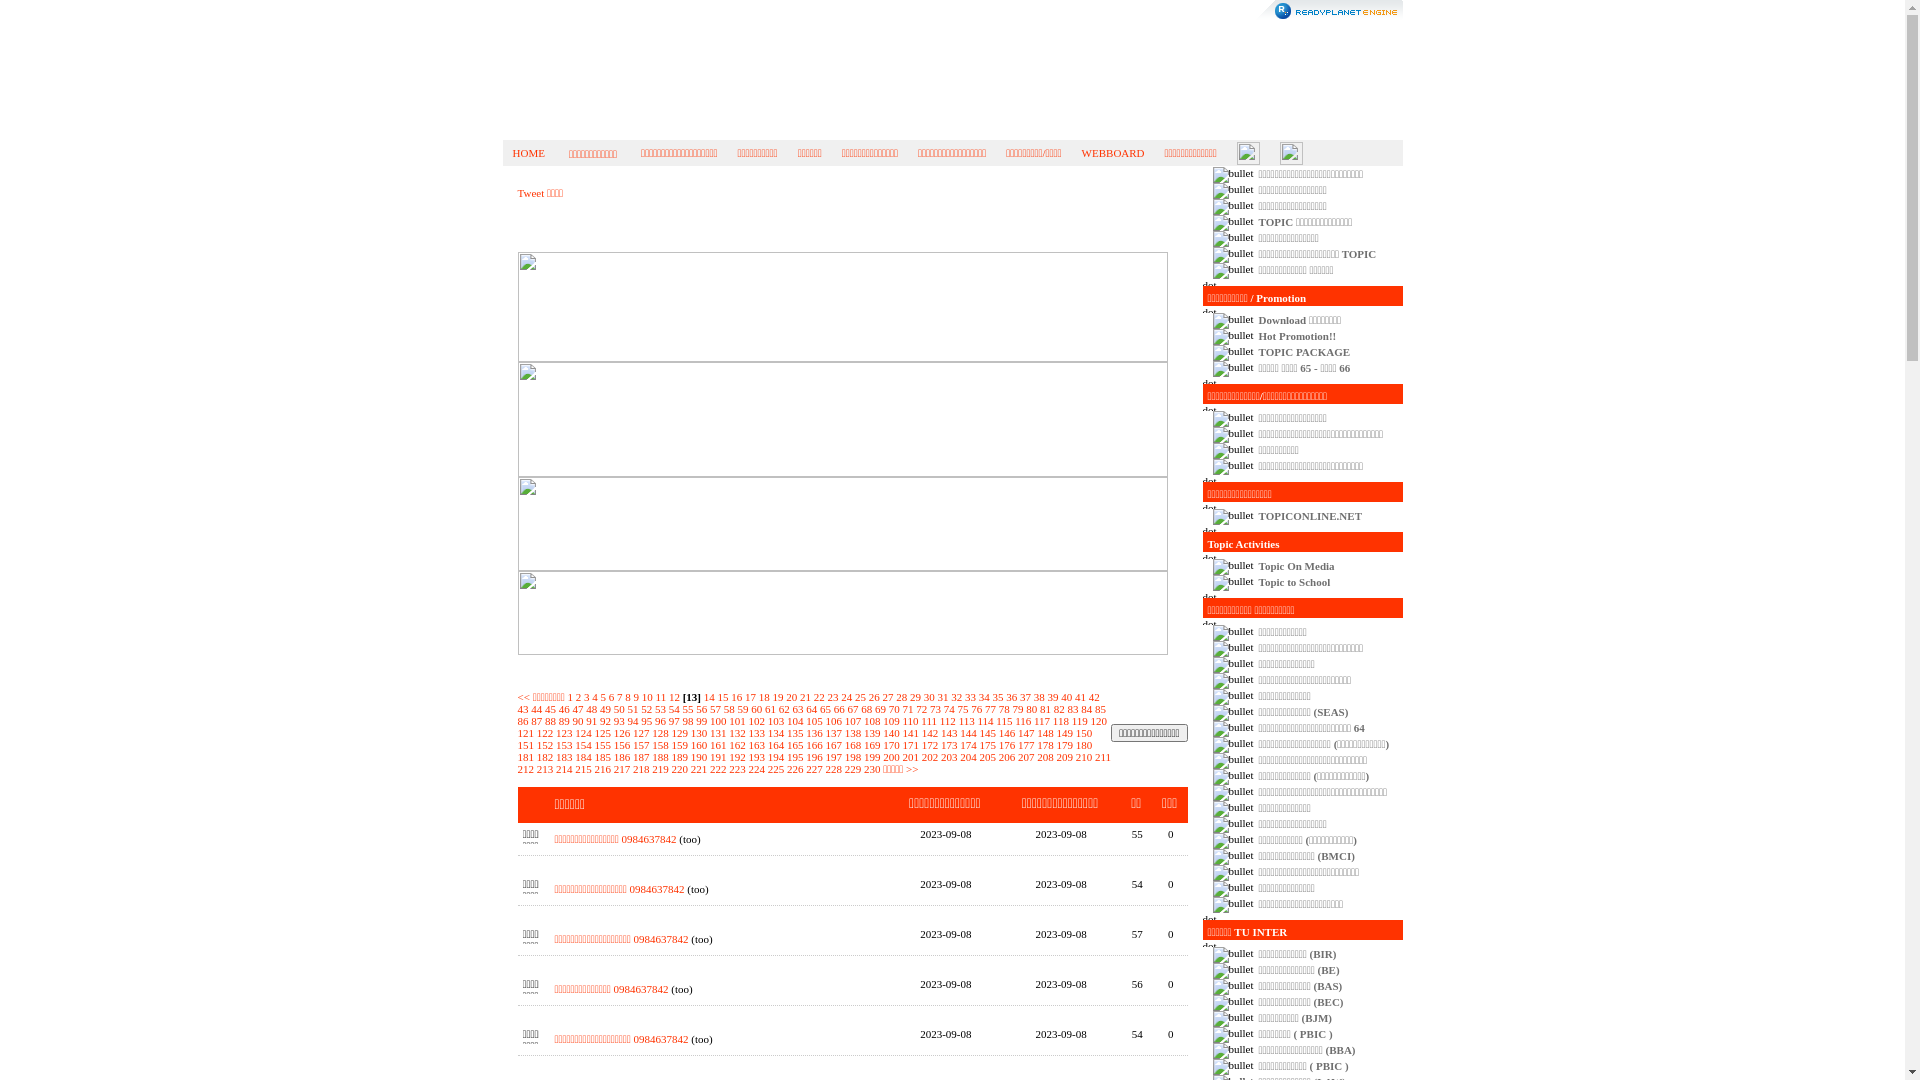 The image size is (1920, 1080). What do you see at coordinates (582, 744) in the screenshot?
I see `'154'` at bounding box center [582, 744].